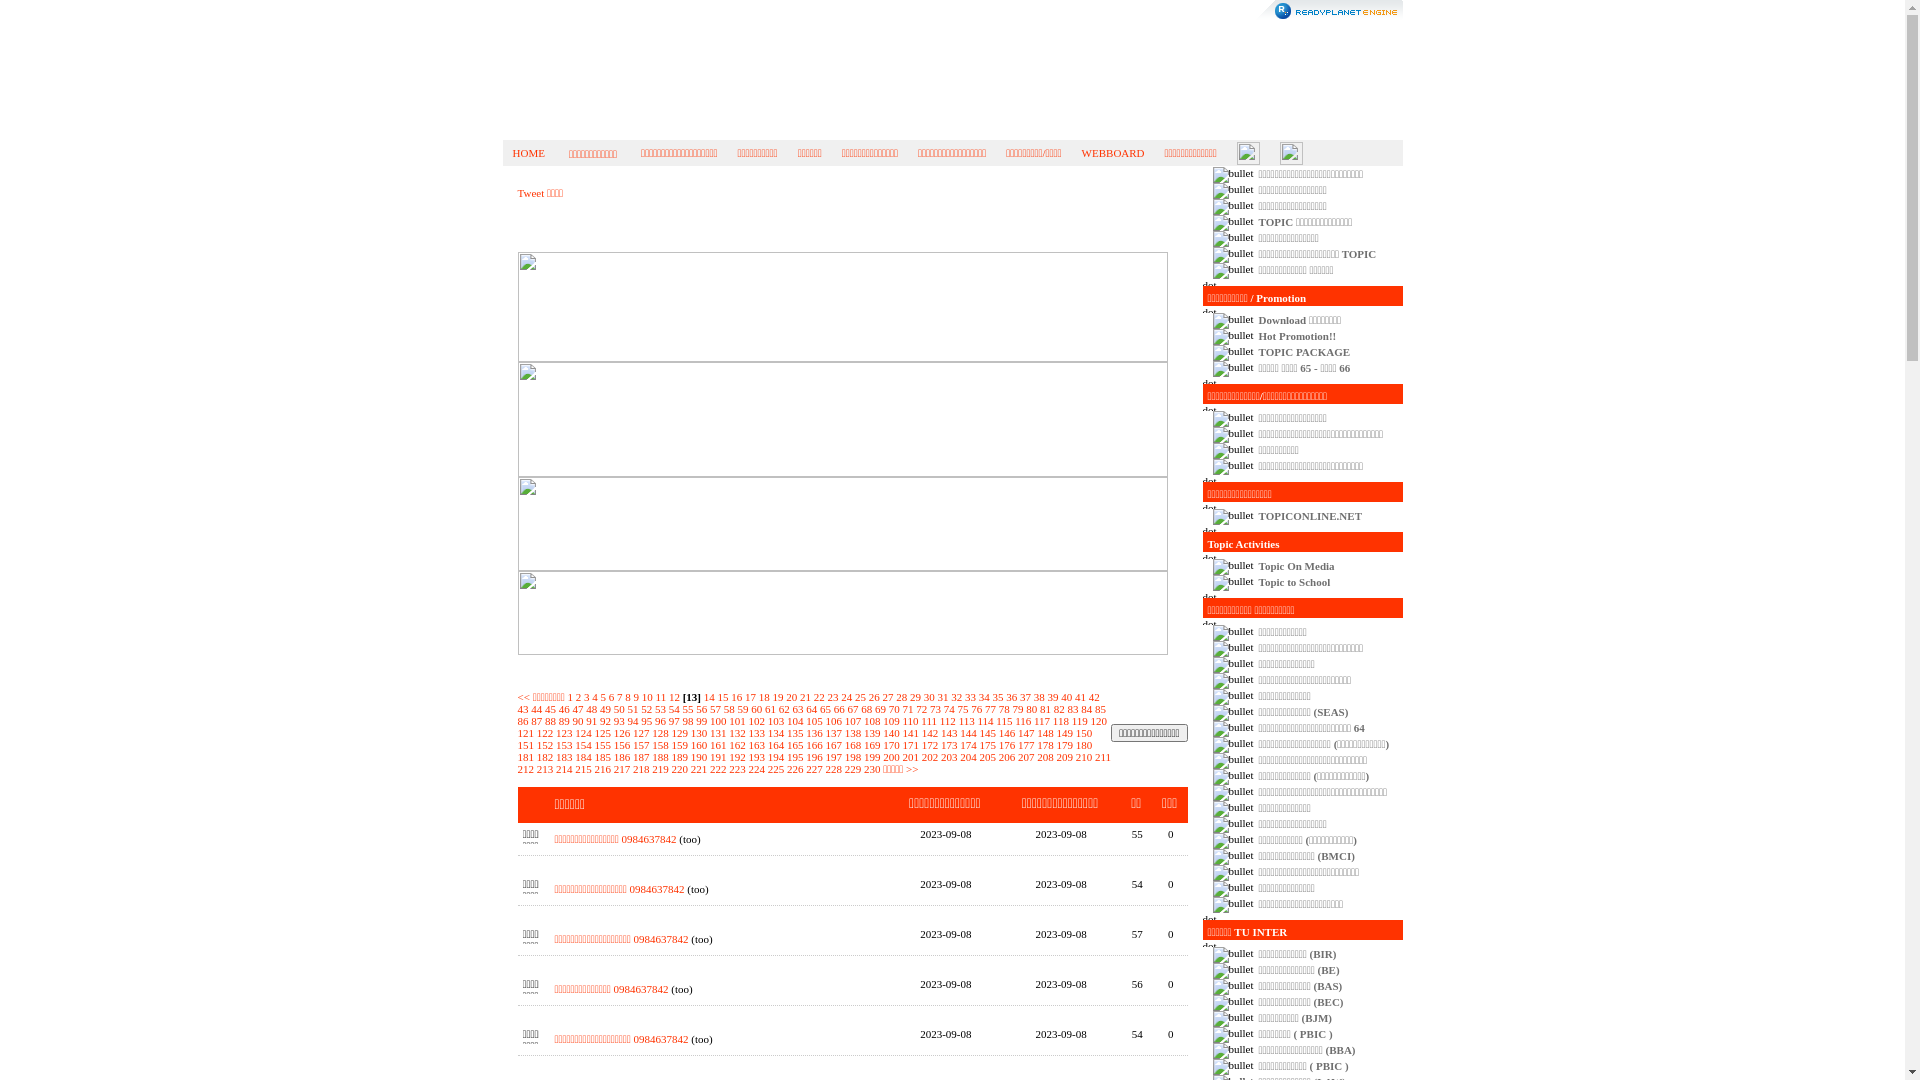 The image size is (1920, 1080). What do you see at coordinates (582, 744) in the screenshot?
I see `'154'` at bounding box center [582, 744].